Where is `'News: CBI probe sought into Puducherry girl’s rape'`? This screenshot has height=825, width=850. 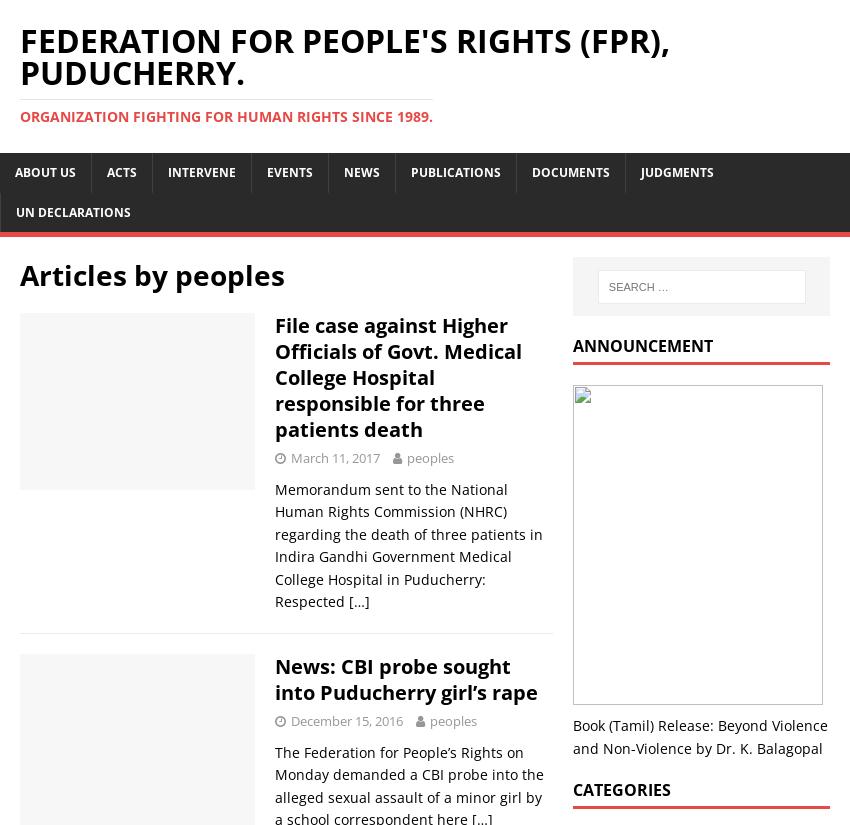
'News: CBI probe sought into Puducherry girl’s rape' is located at coordinates (406, 679).